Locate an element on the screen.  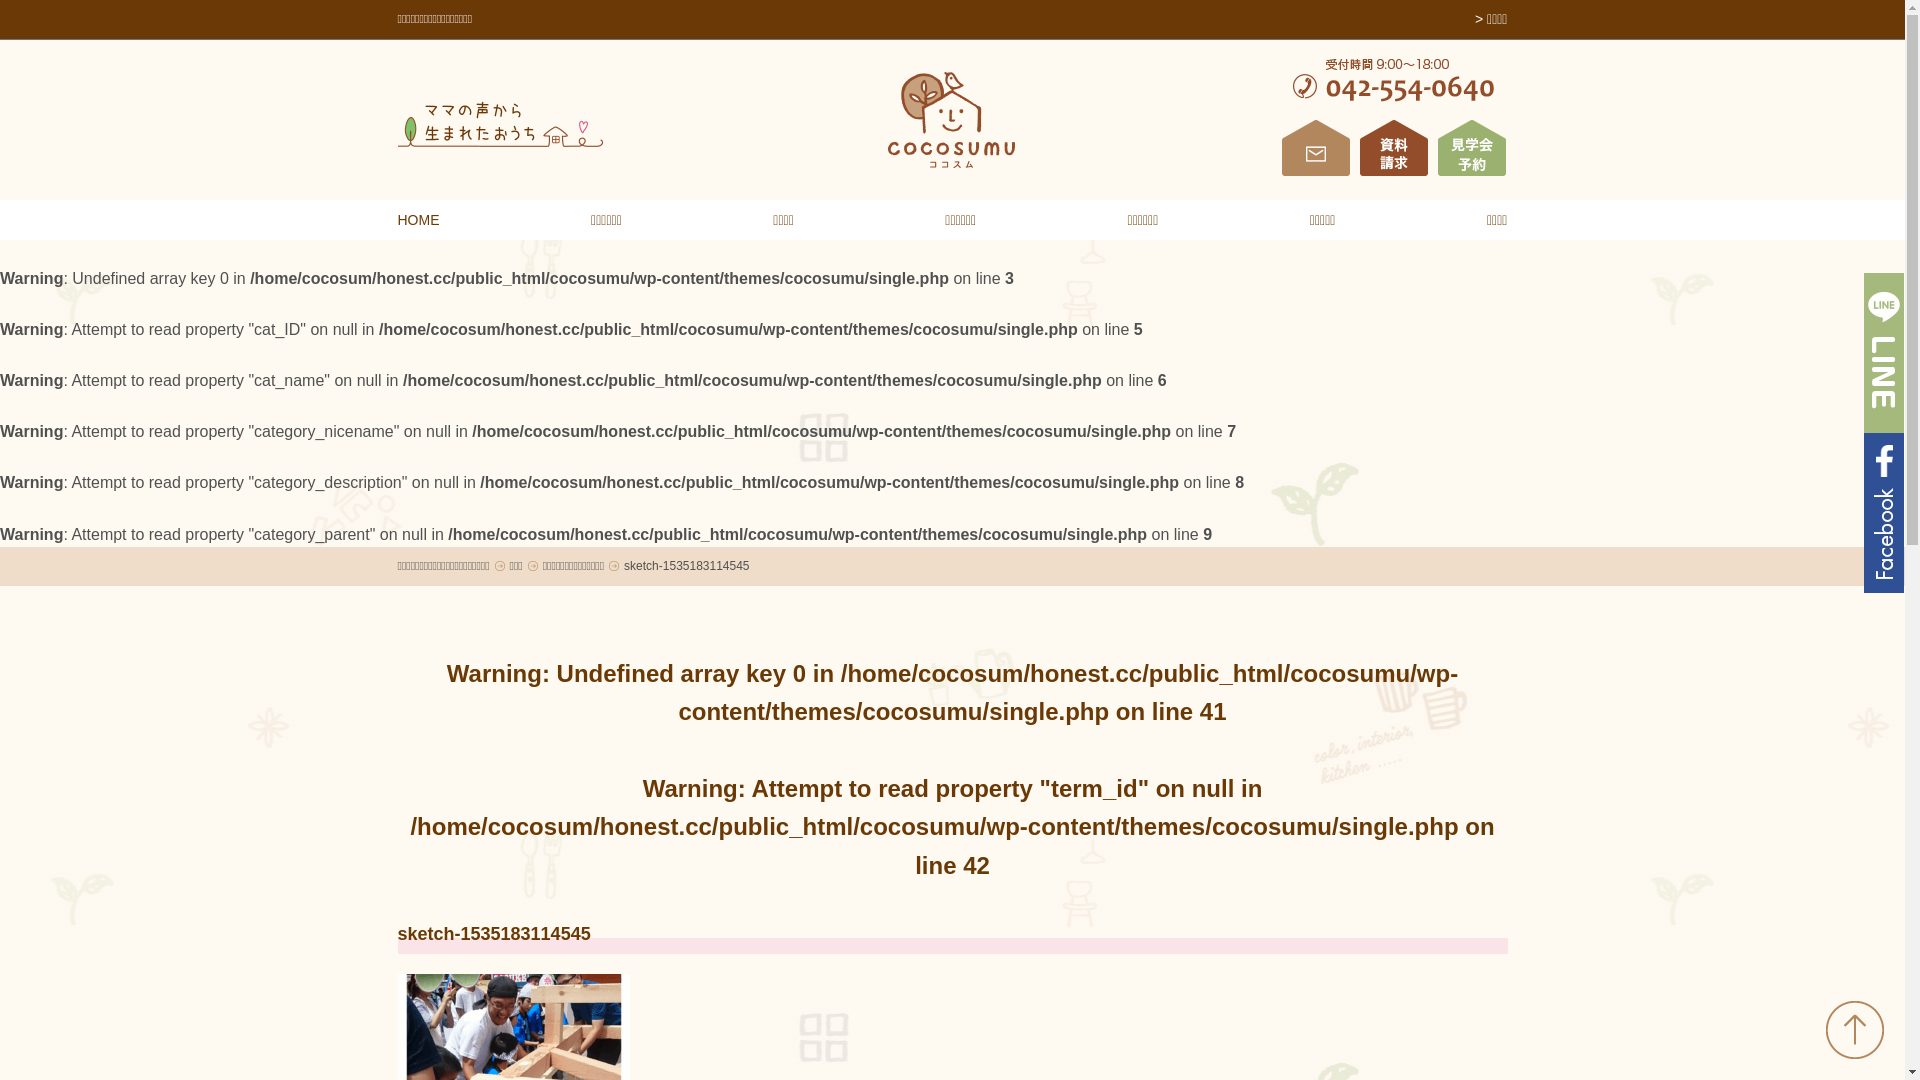
'HOME' is located at coordinates (417, 219).